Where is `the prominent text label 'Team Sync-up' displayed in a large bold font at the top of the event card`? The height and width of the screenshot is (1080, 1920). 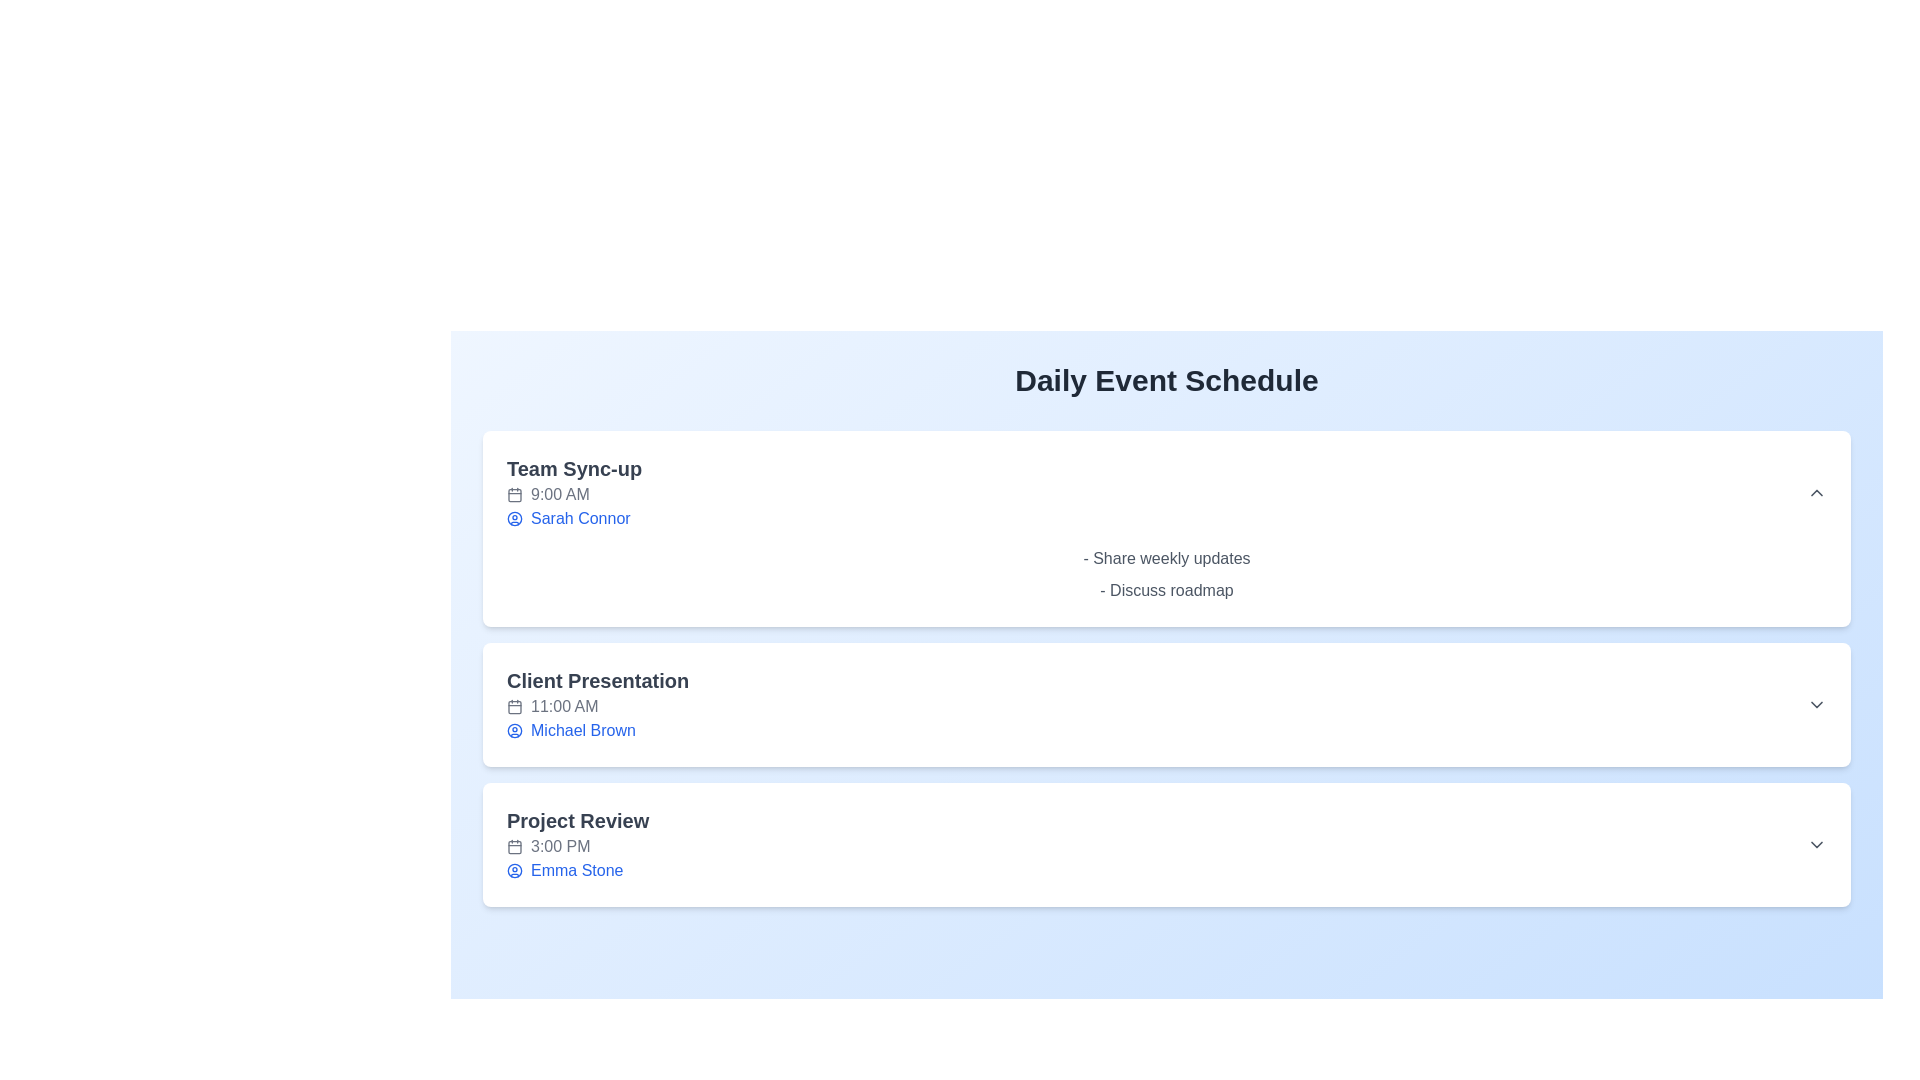
the prominent text label 'Team Sync-up' displayed in a large bold font at the top of the event card is located at coordinates (573, 469).